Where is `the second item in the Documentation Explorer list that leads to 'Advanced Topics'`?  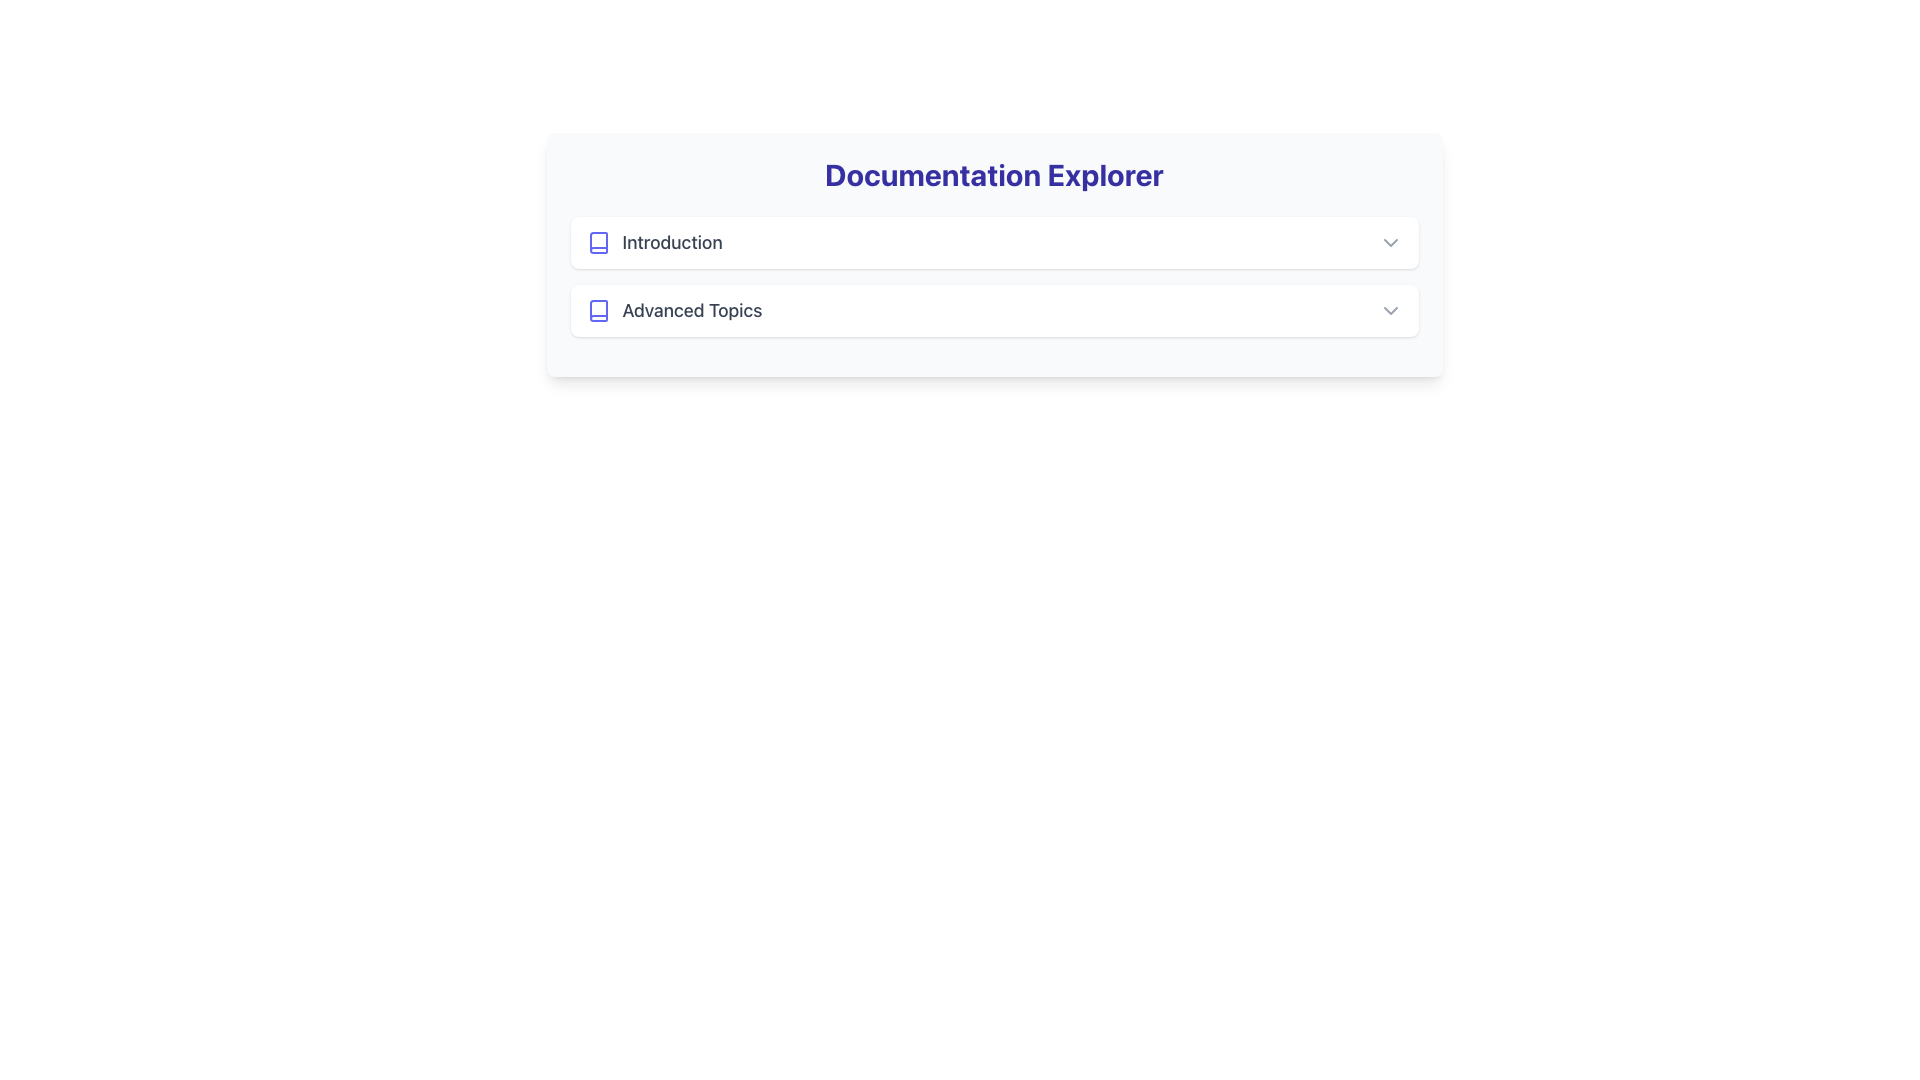
the second item in the Documentation Explorer list that leads to 'Advanced Topics' is located at coordinates (994, 311).